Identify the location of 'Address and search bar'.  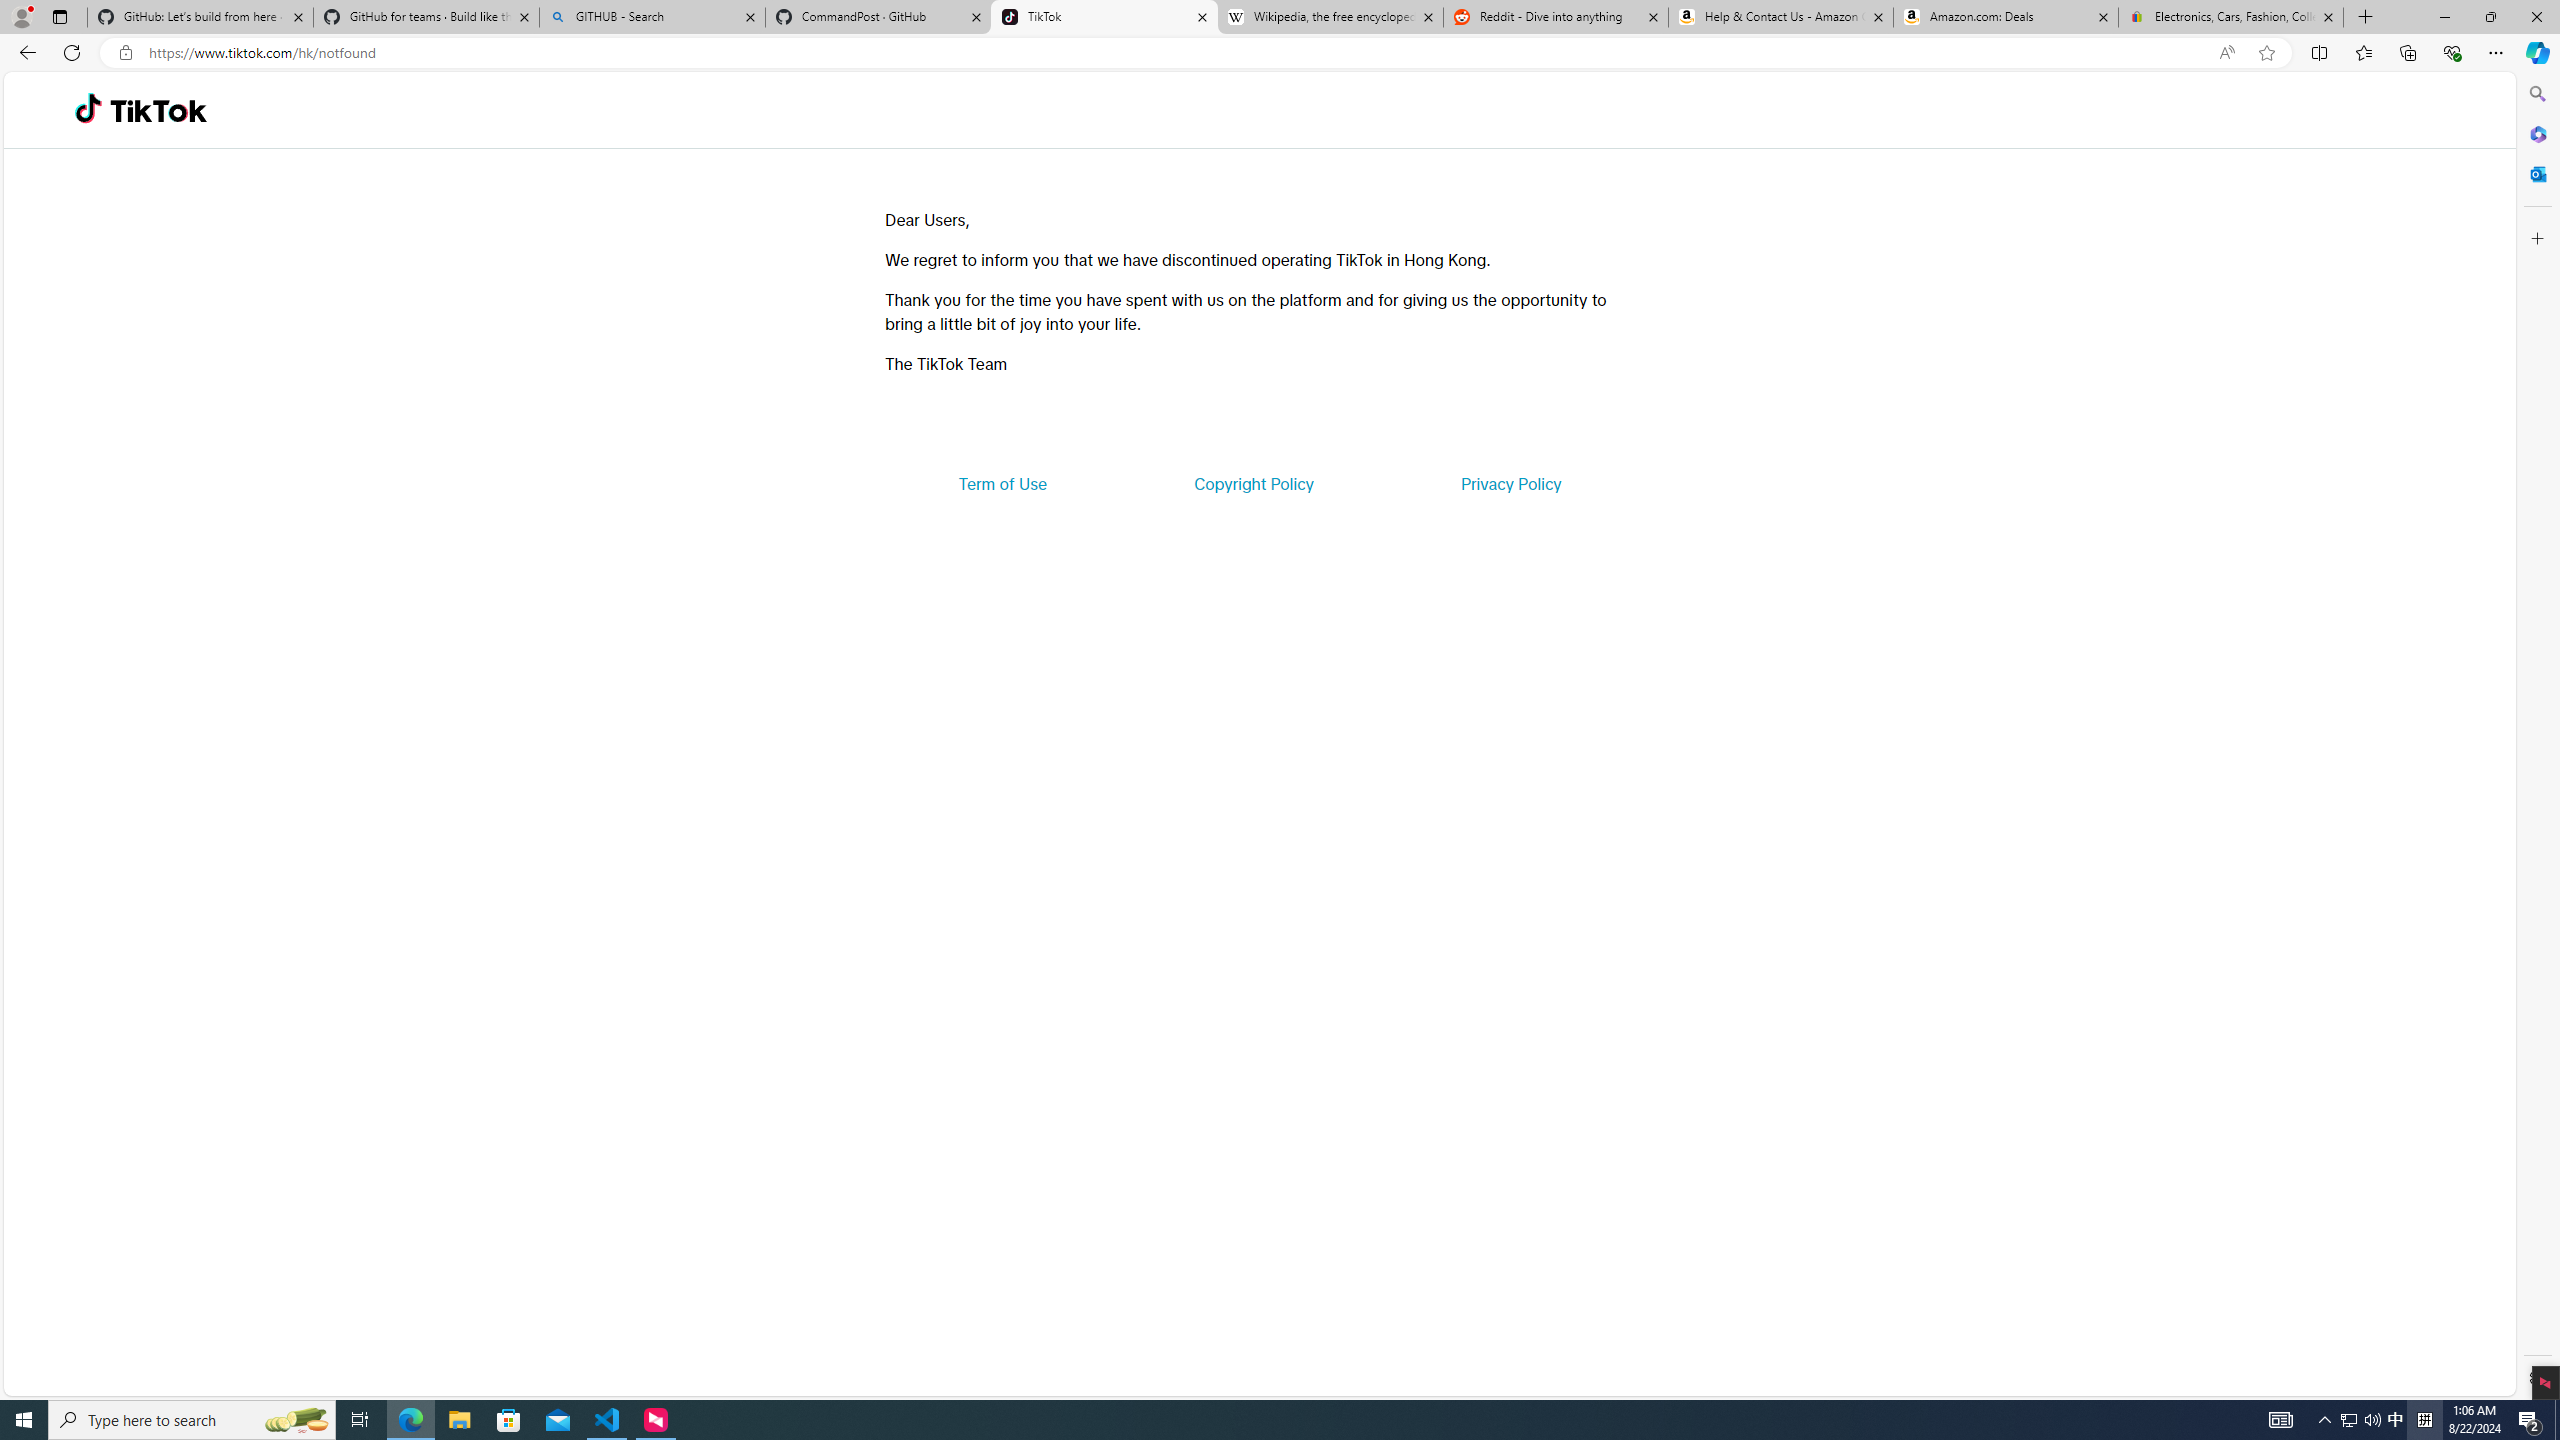
(1178, 53).